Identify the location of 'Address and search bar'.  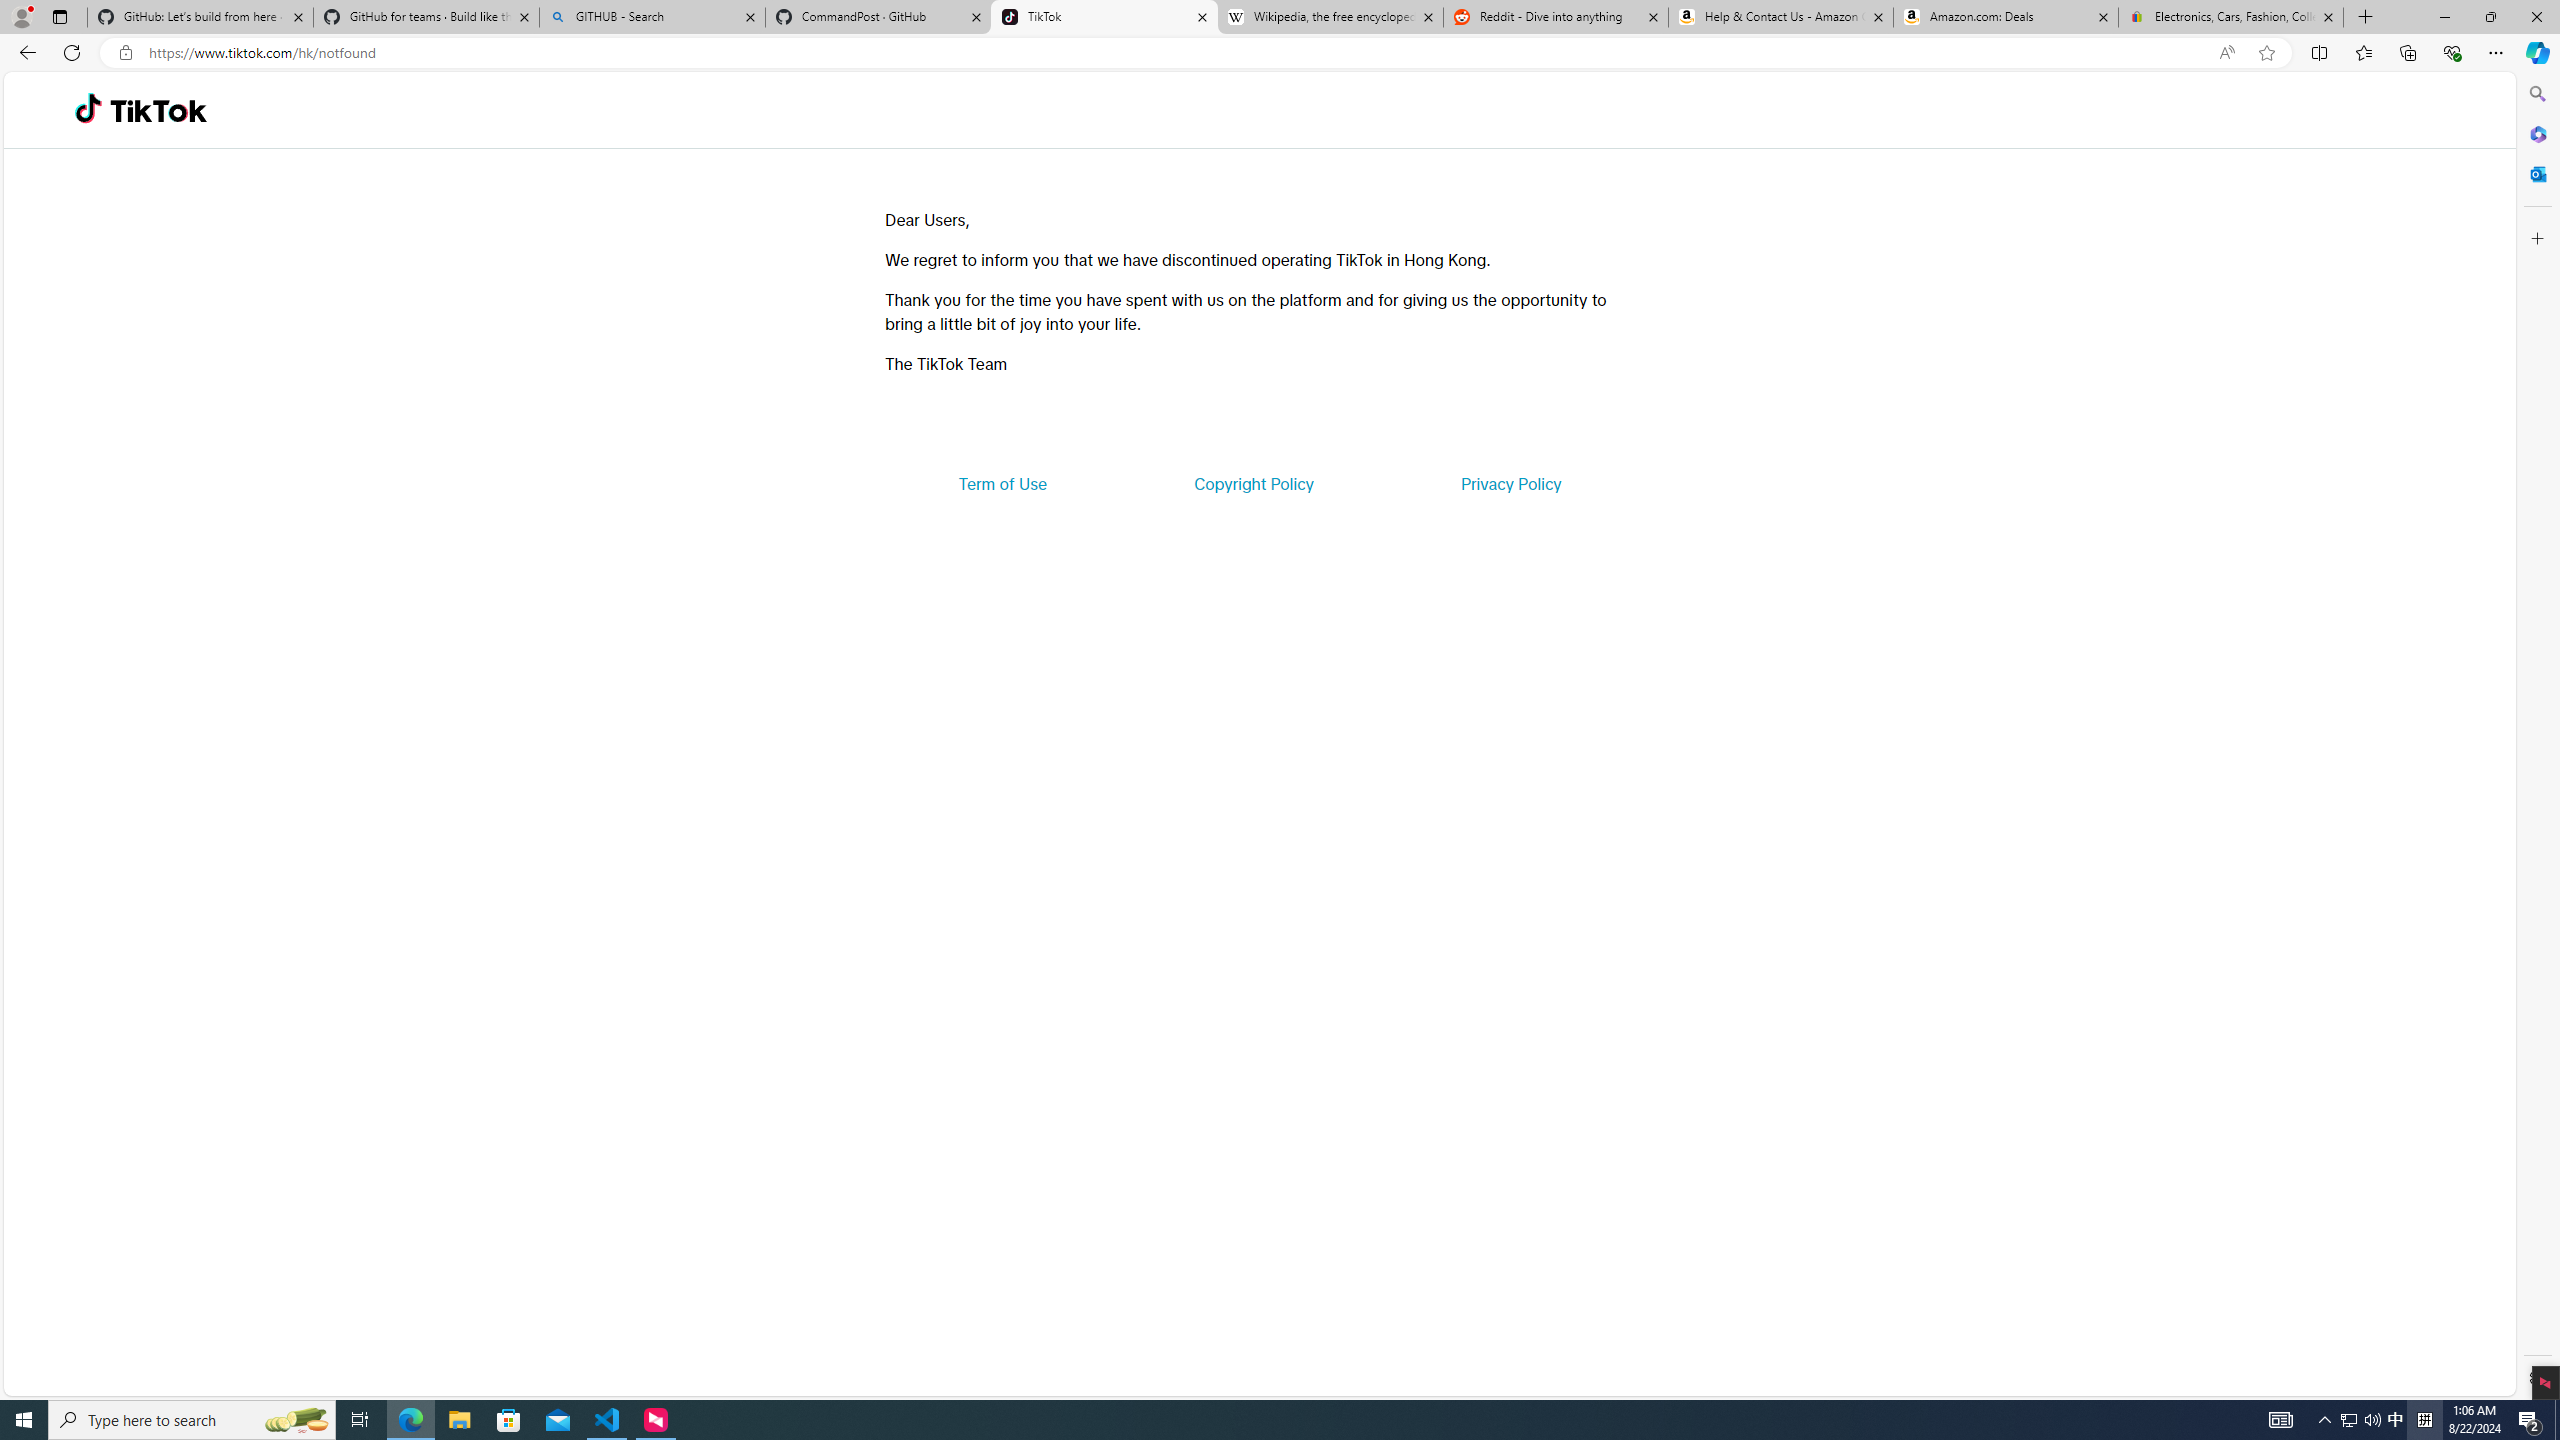
(1178, 53).